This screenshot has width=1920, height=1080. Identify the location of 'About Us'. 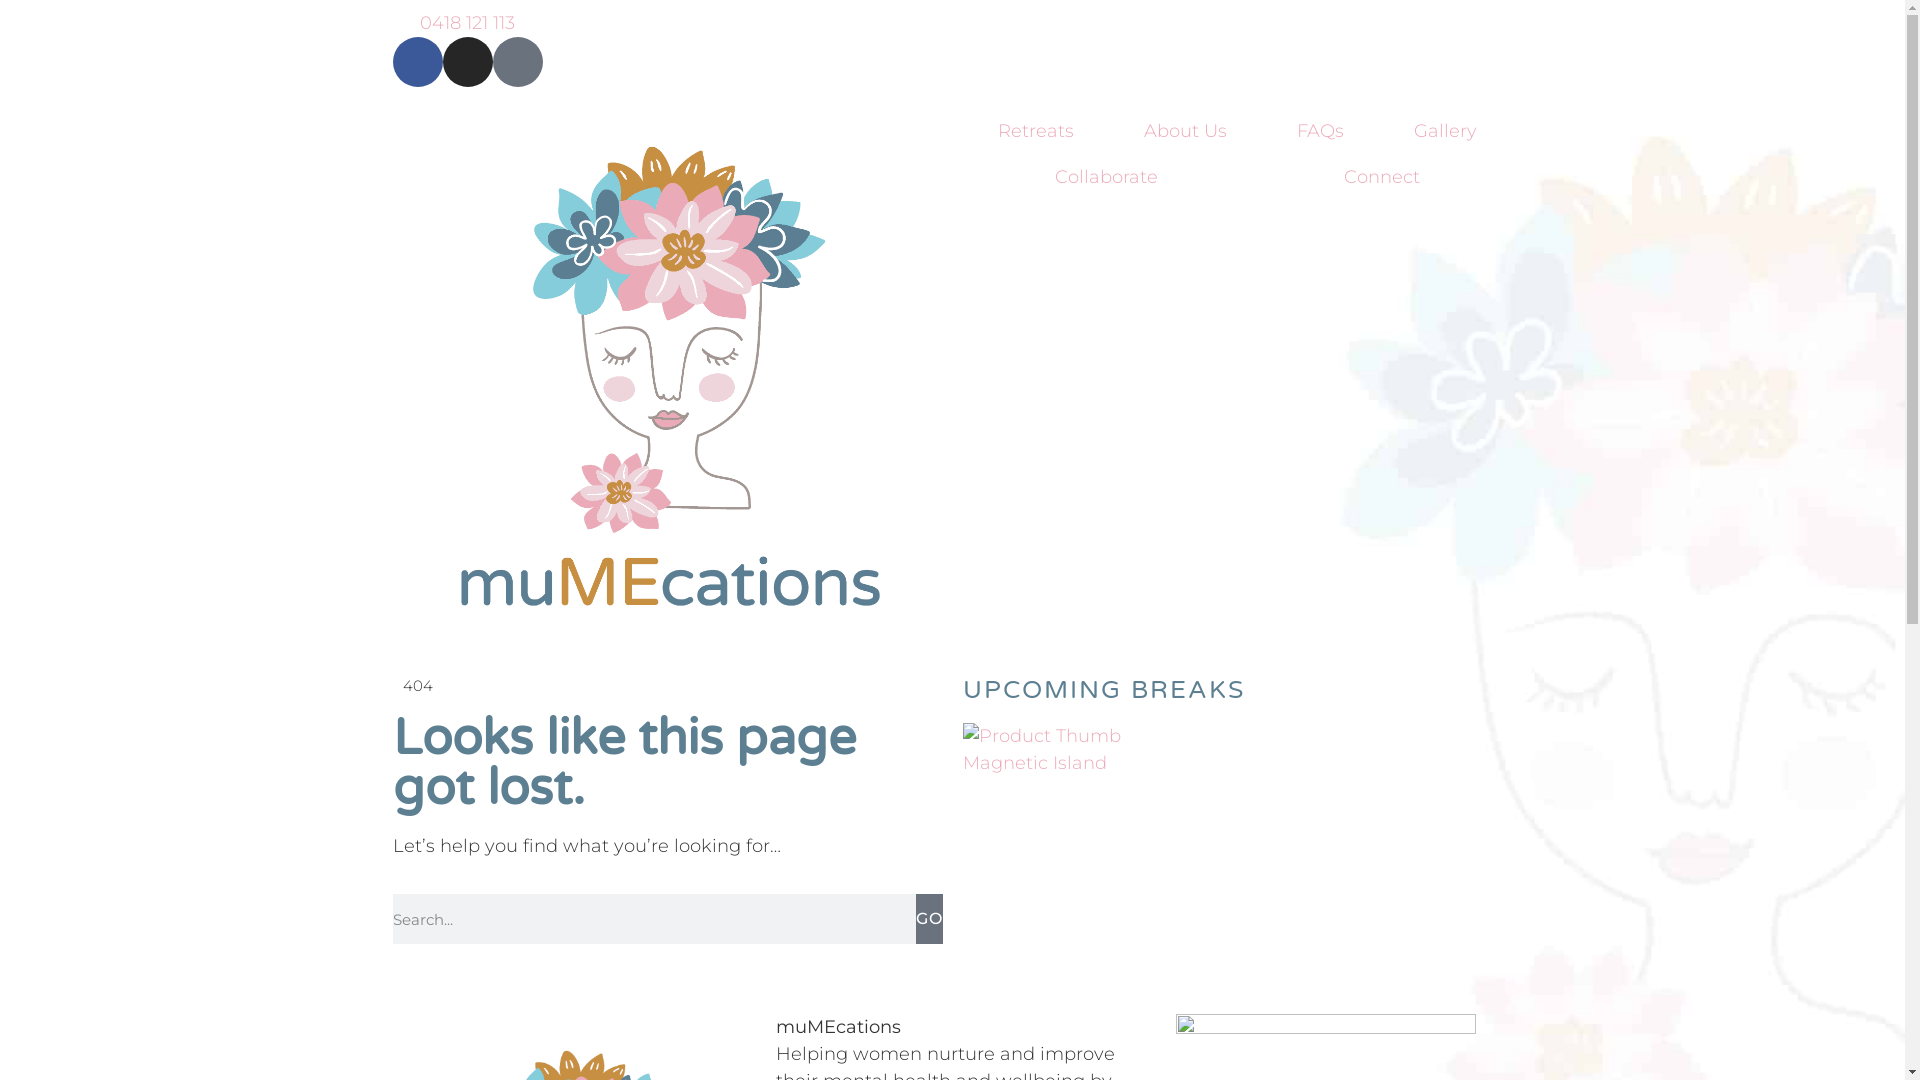
(1185, 131).